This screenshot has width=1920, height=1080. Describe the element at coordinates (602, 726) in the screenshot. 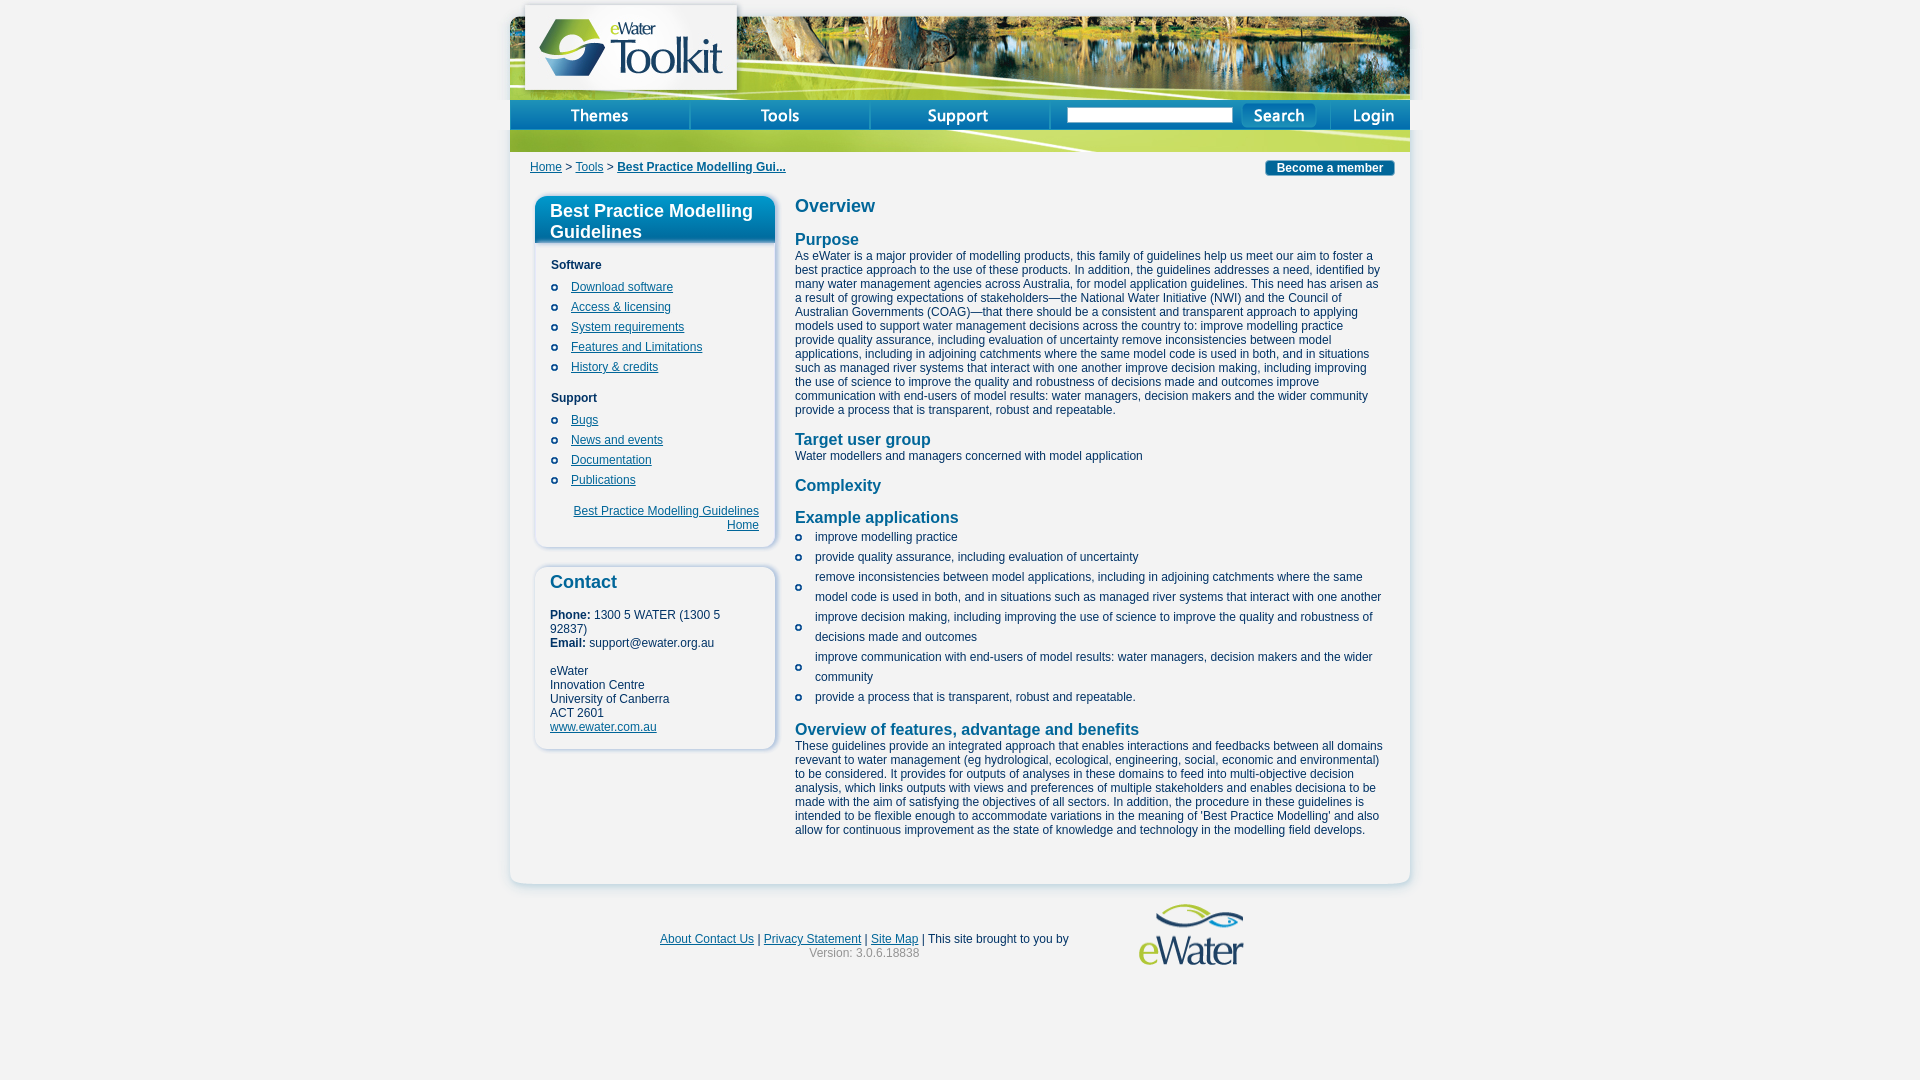

I see `'www.ewater.com.au'` at that location.